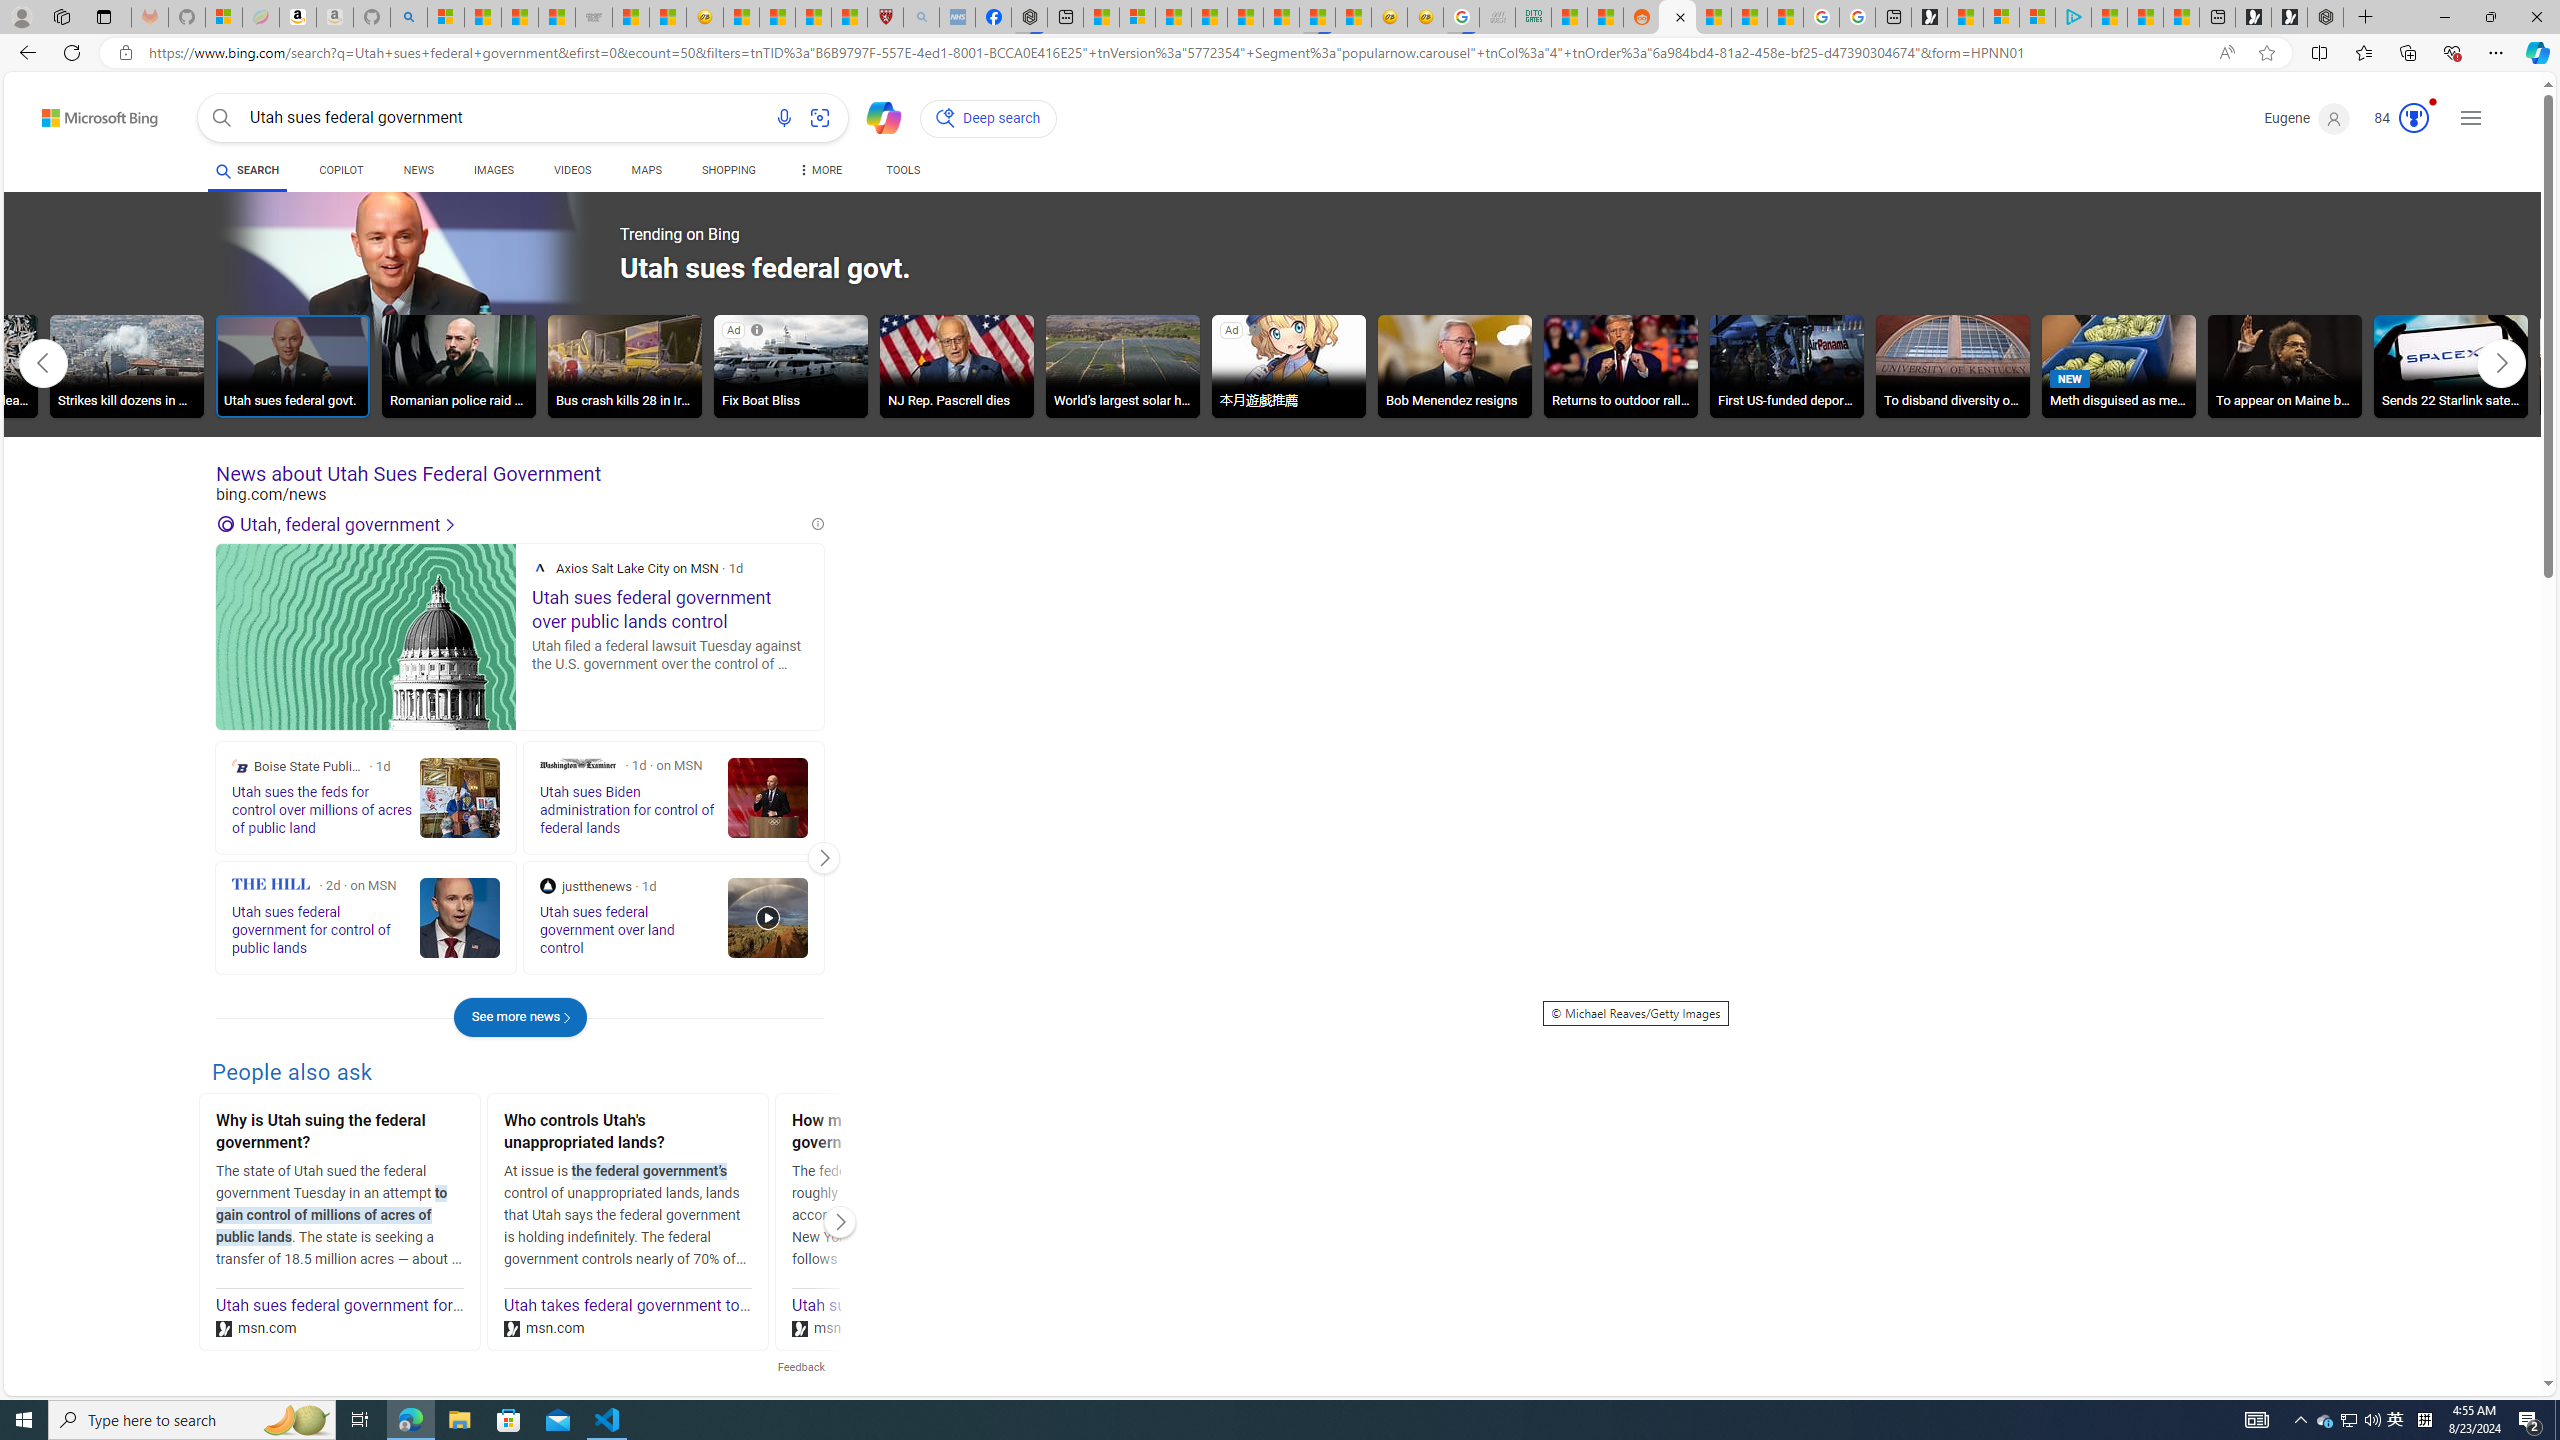  What do you see at coordinates (42, 361) in the screenshot?
I see `'AutomationID: tob_left_arrow'` at bounding box center [42, 361].